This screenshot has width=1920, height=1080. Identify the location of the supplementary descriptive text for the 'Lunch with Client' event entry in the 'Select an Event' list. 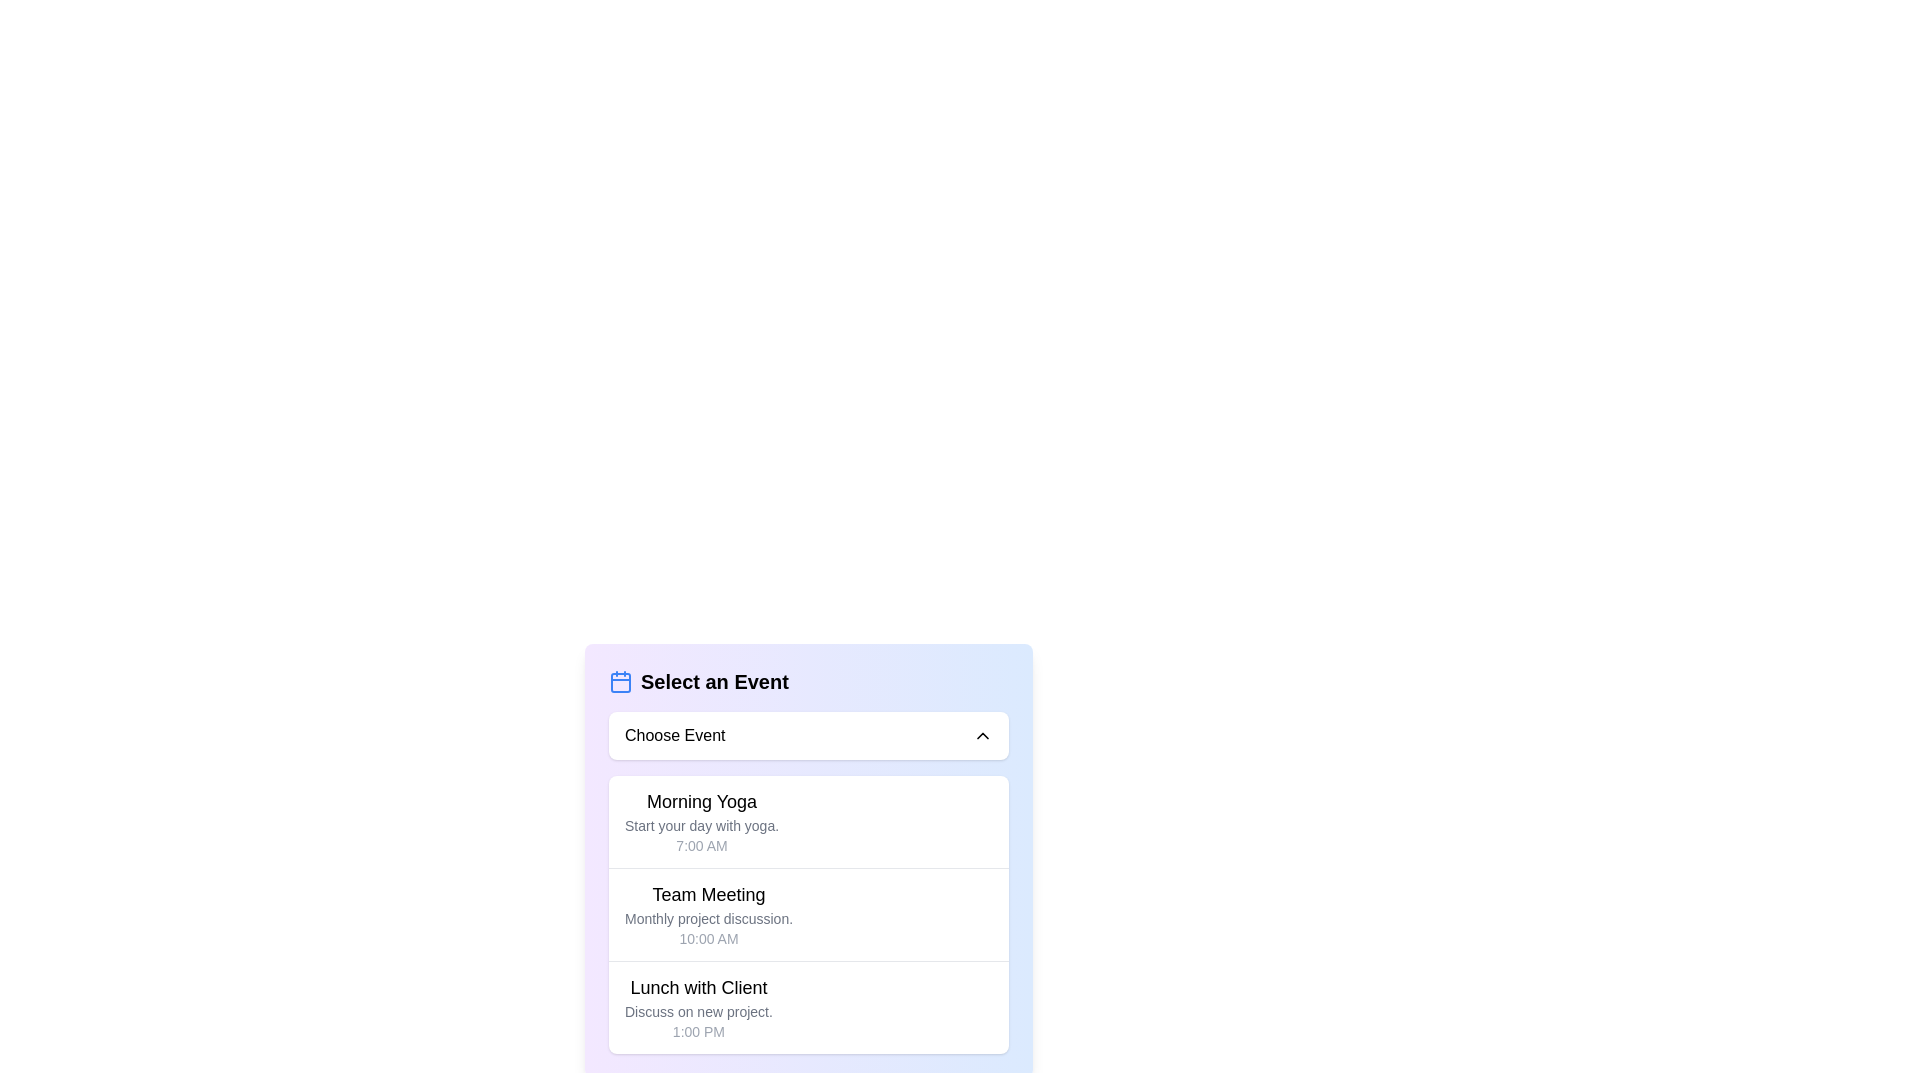
(698, 1011).